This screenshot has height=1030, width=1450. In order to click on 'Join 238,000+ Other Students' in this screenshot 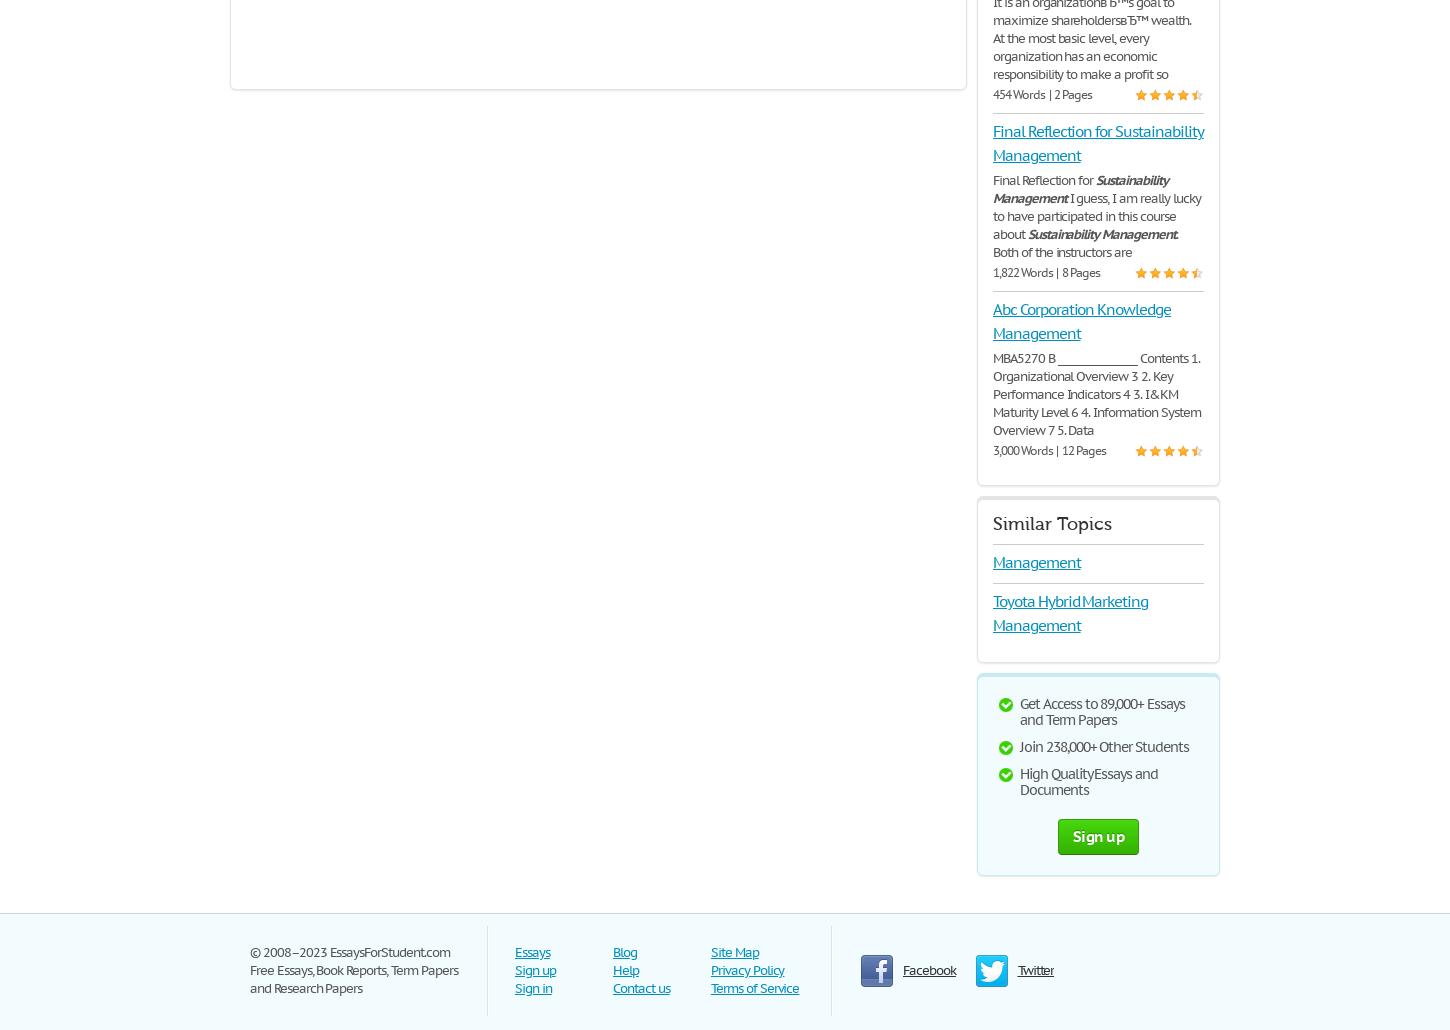, I will do `click(1103, 746)`.